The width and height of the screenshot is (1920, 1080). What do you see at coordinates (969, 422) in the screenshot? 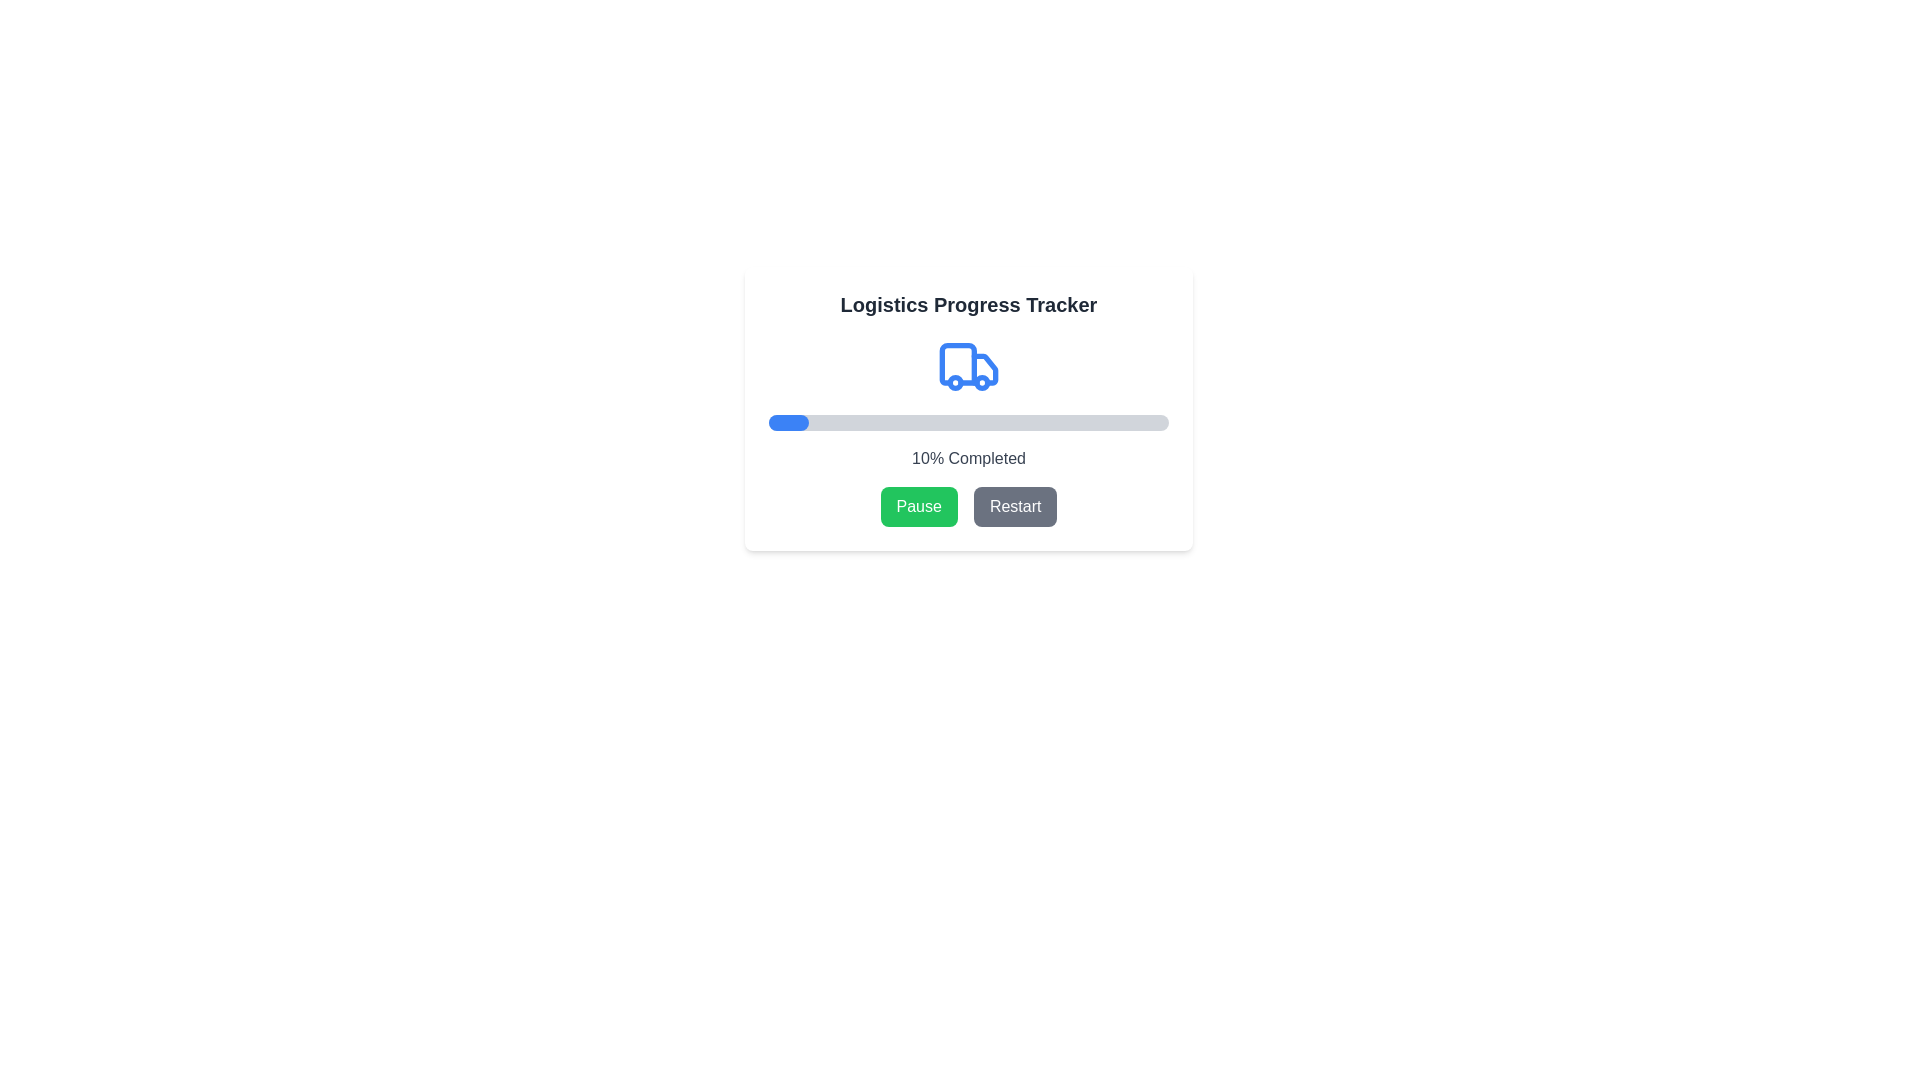
I see `the progress visually on the progress bar located centrally below the 'Logistics Progress Tracker' title and truck icon, and directly above the '5% Completed' text` at bounding box center [969, 422].